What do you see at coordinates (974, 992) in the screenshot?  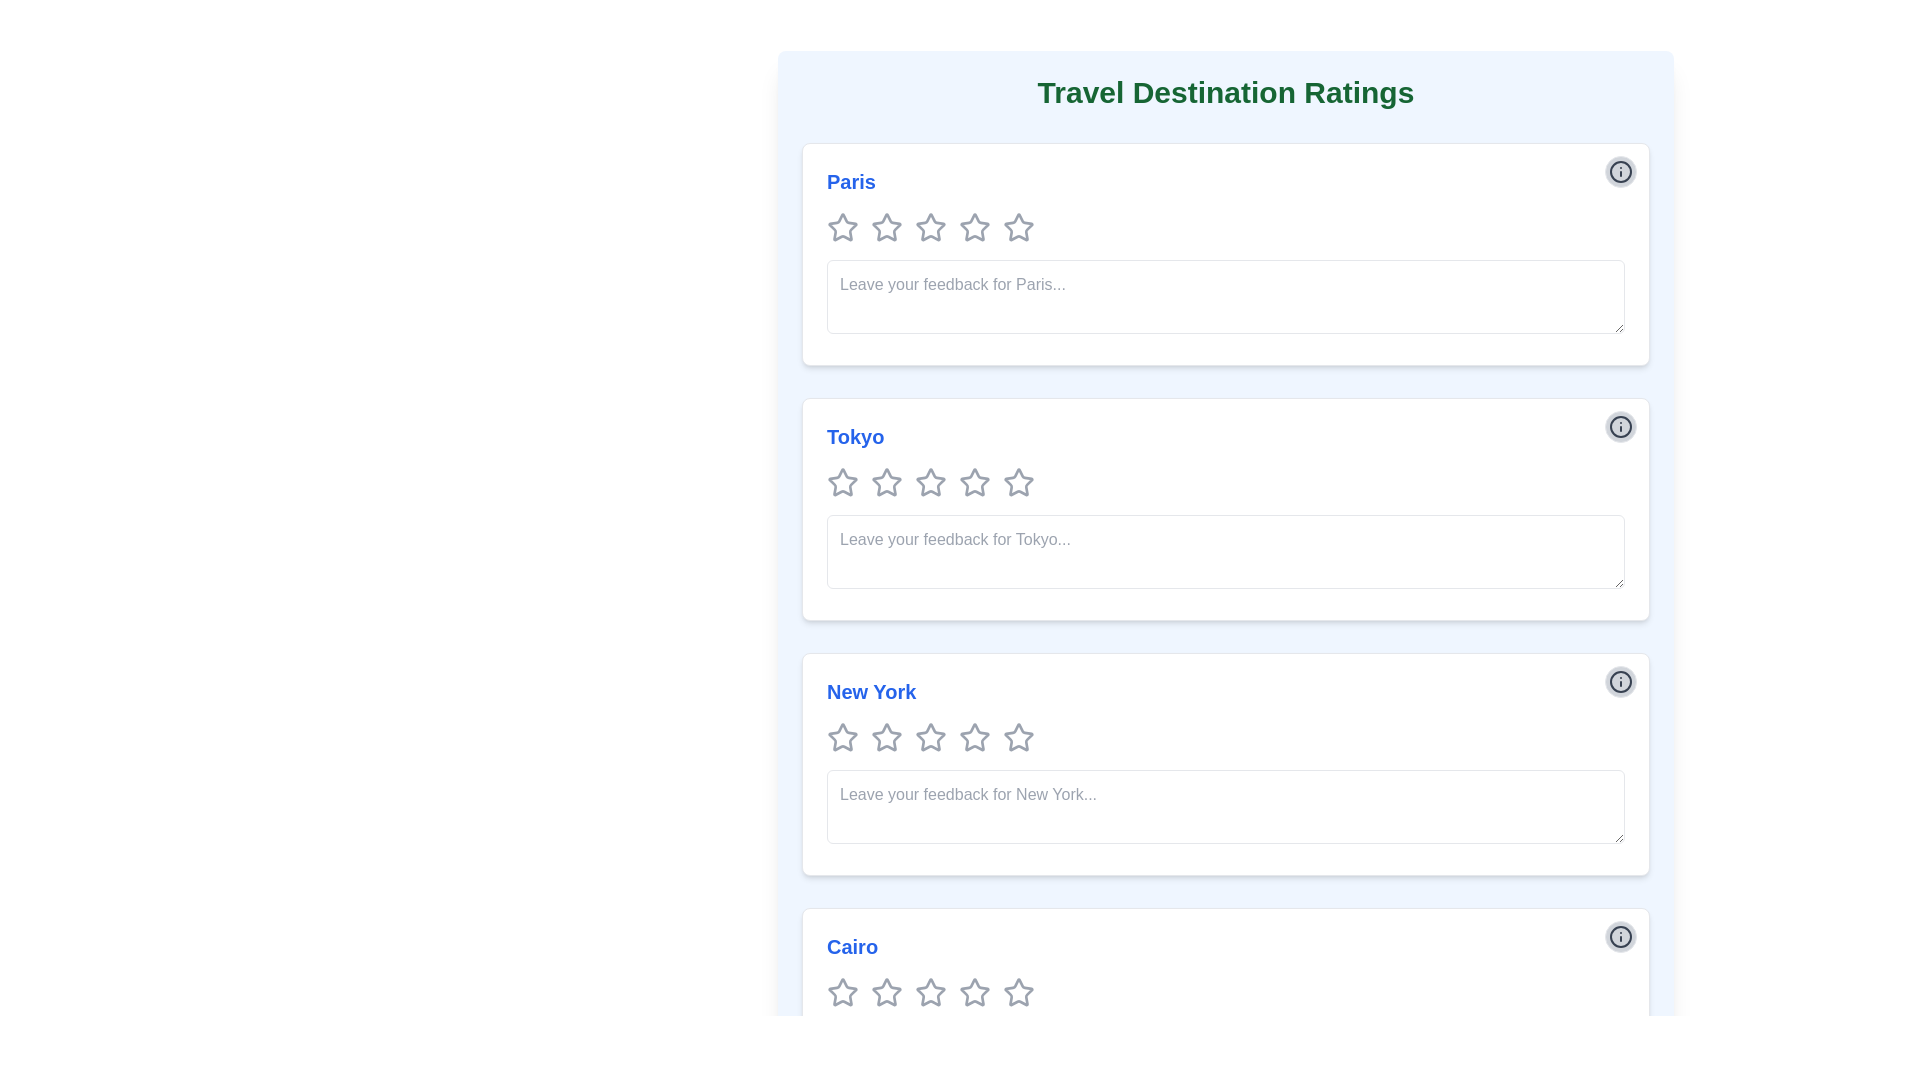 I see `the fifth star icon in the Cairo rating section` at bounding box center [974, 992].